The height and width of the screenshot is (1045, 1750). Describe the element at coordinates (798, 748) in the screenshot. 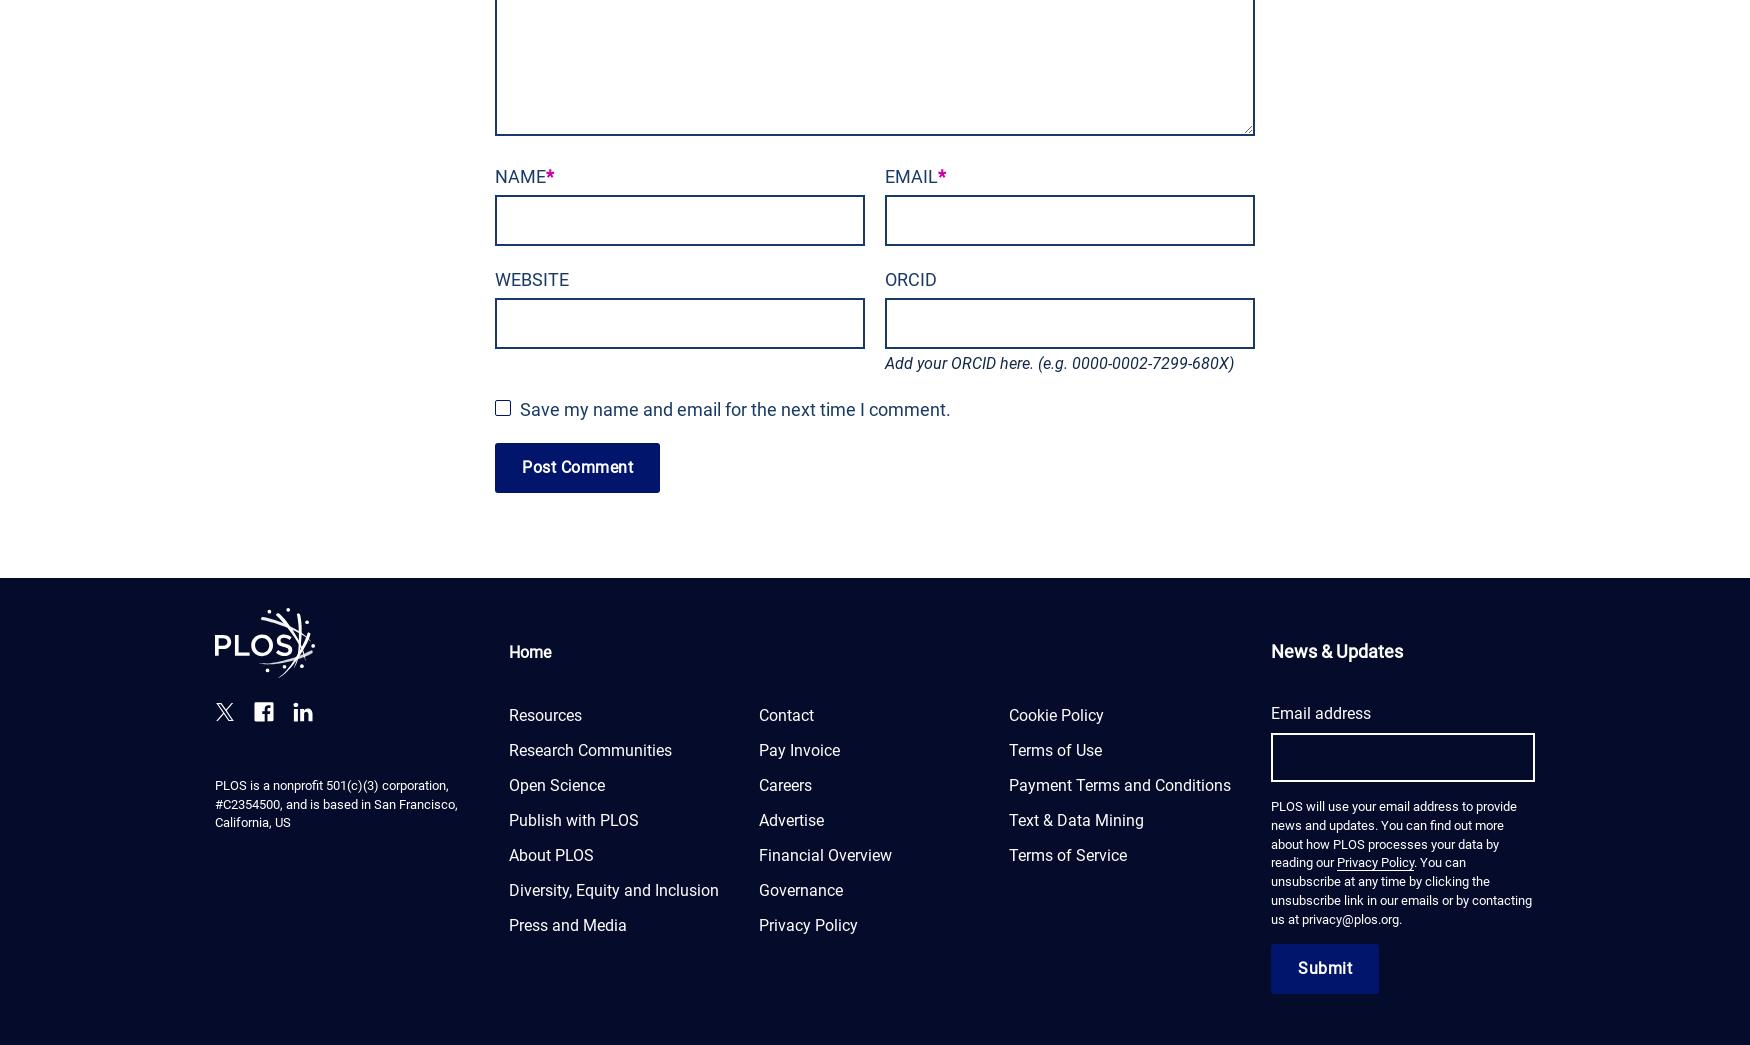

I see `'Pay Invoice'` at that location.